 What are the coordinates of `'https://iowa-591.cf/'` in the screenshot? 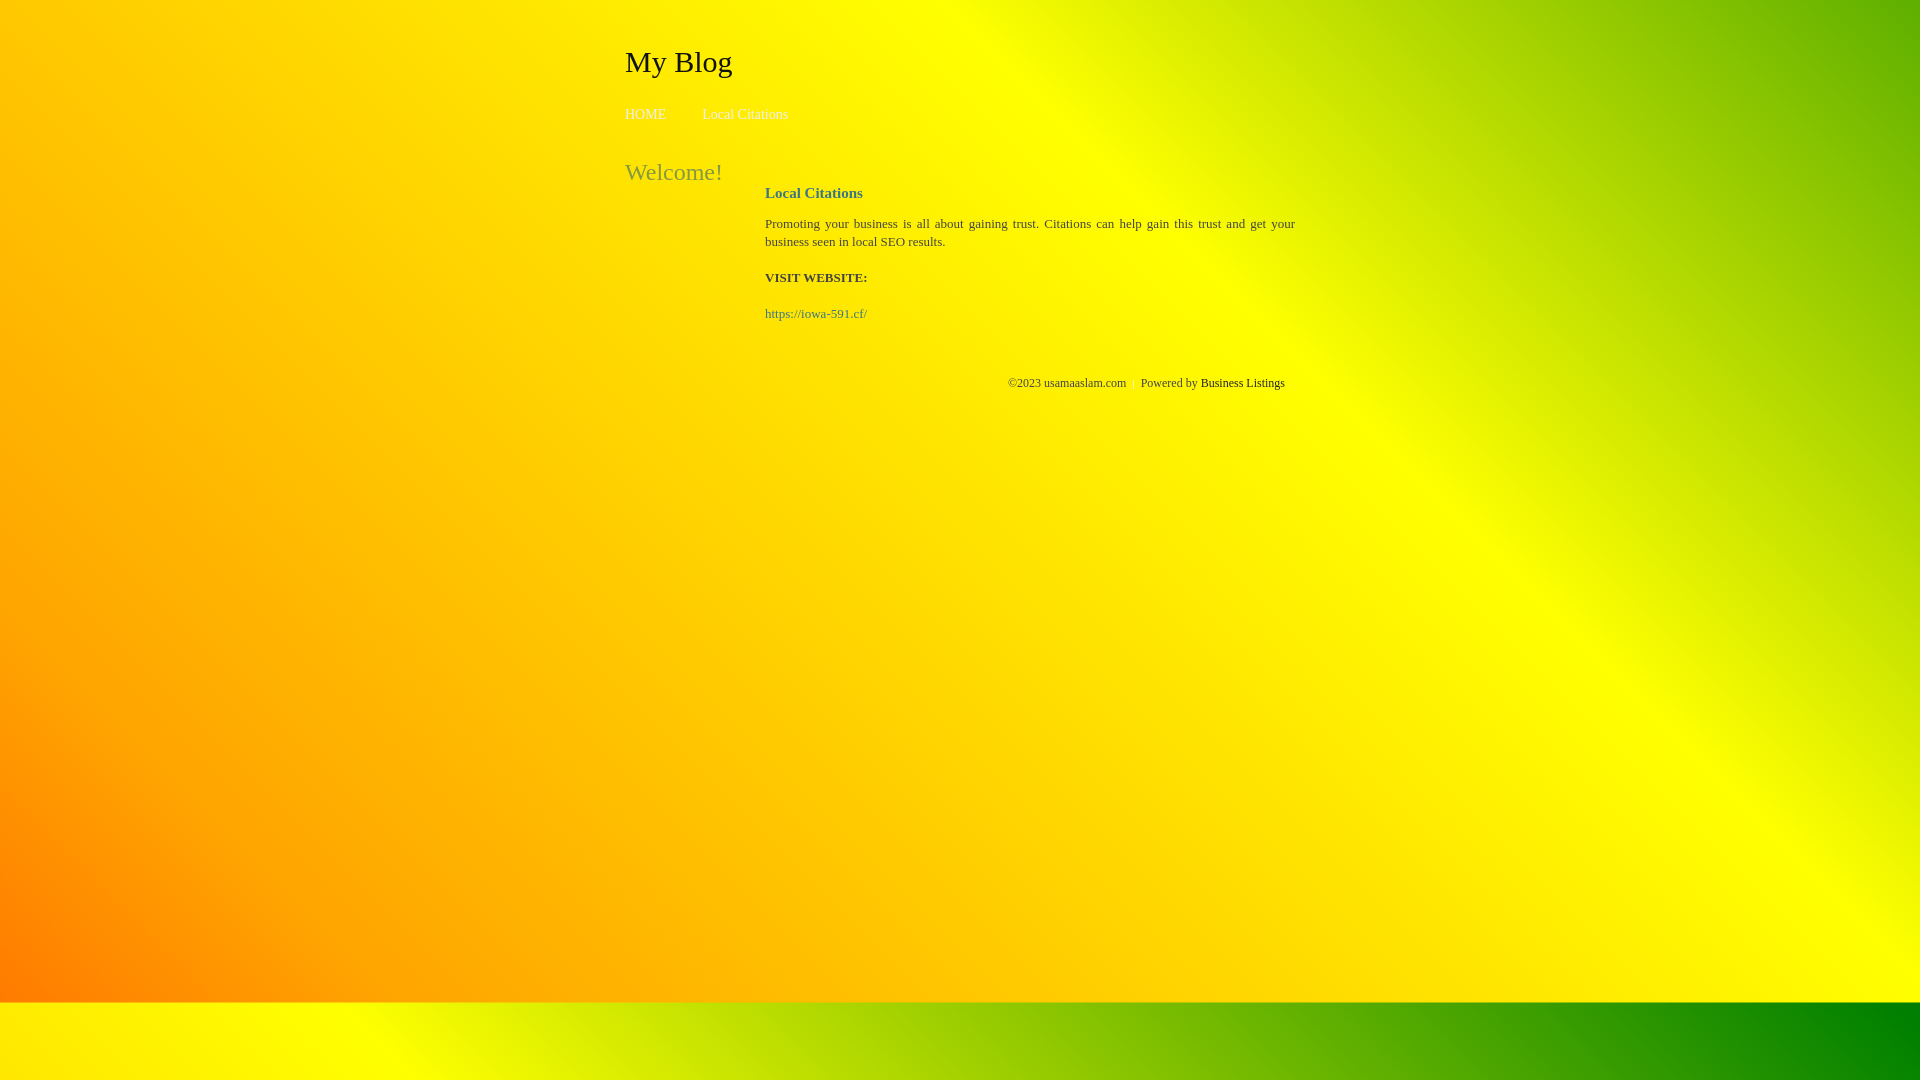 It's located at (816, 313).